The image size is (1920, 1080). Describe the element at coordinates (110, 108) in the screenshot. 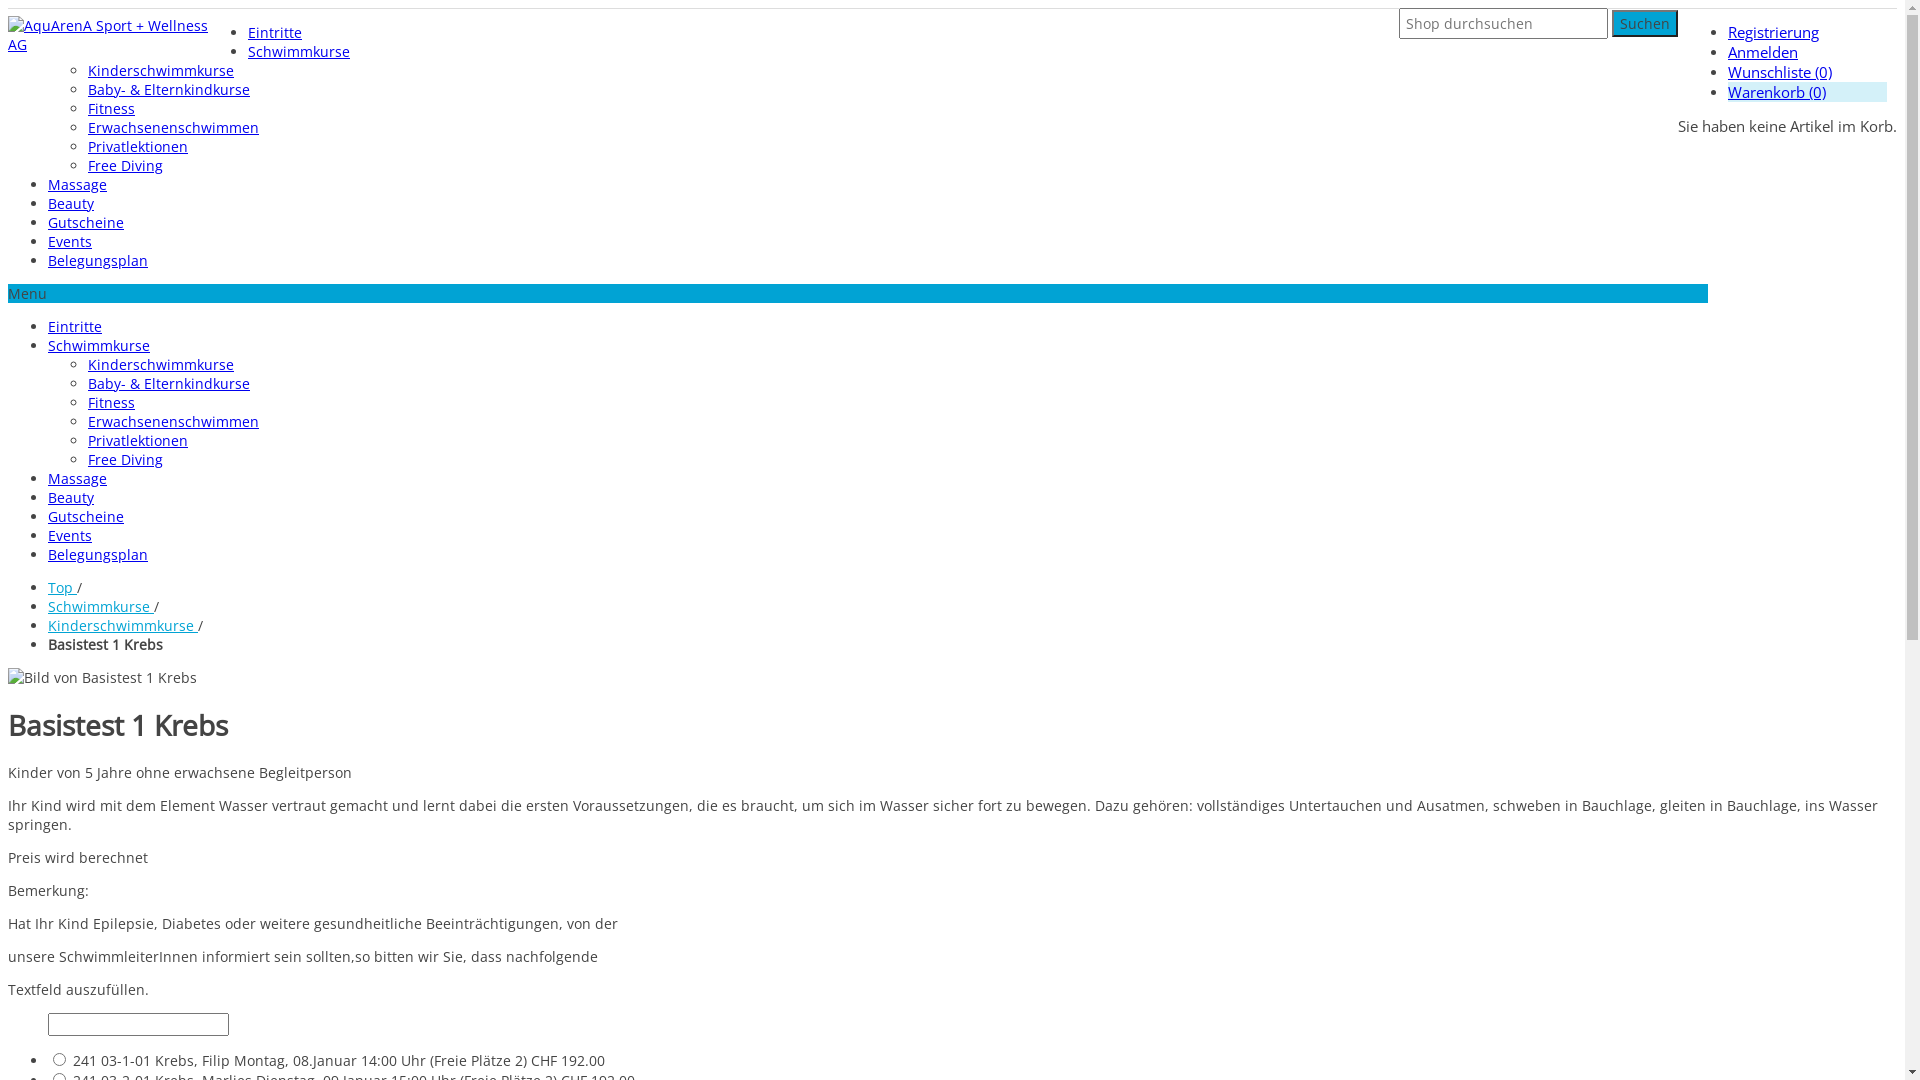

I see `'Fitness'` at that location.